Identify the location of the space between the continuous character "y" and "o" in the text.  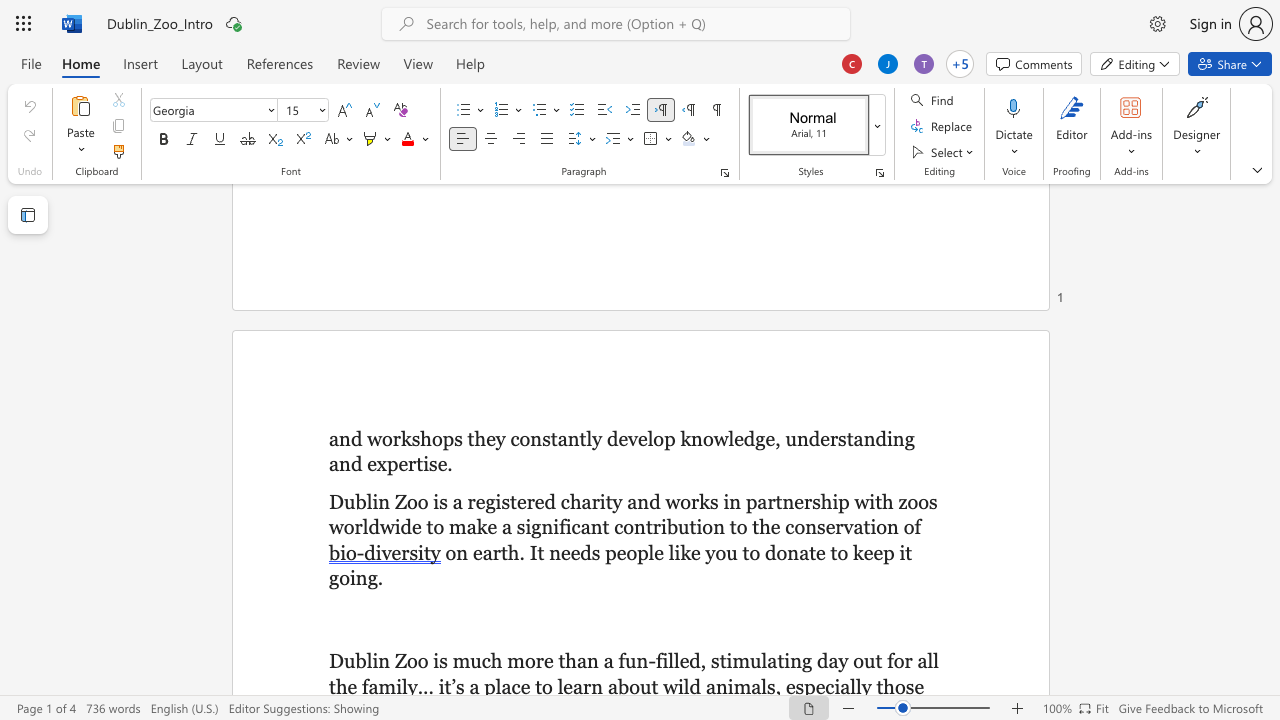
(715, 552).